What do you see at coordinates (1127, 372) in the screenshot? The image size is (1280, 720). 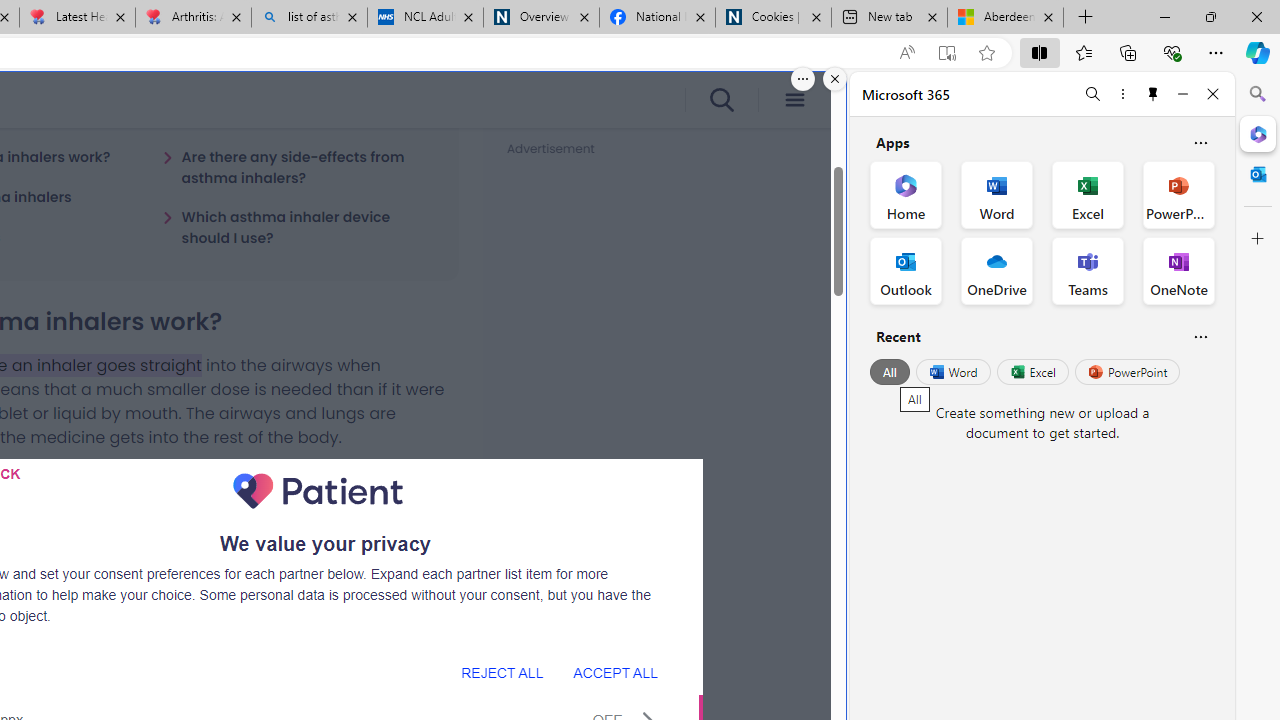 I see `'PowerPoint'` at bounding box center [1127, 372].